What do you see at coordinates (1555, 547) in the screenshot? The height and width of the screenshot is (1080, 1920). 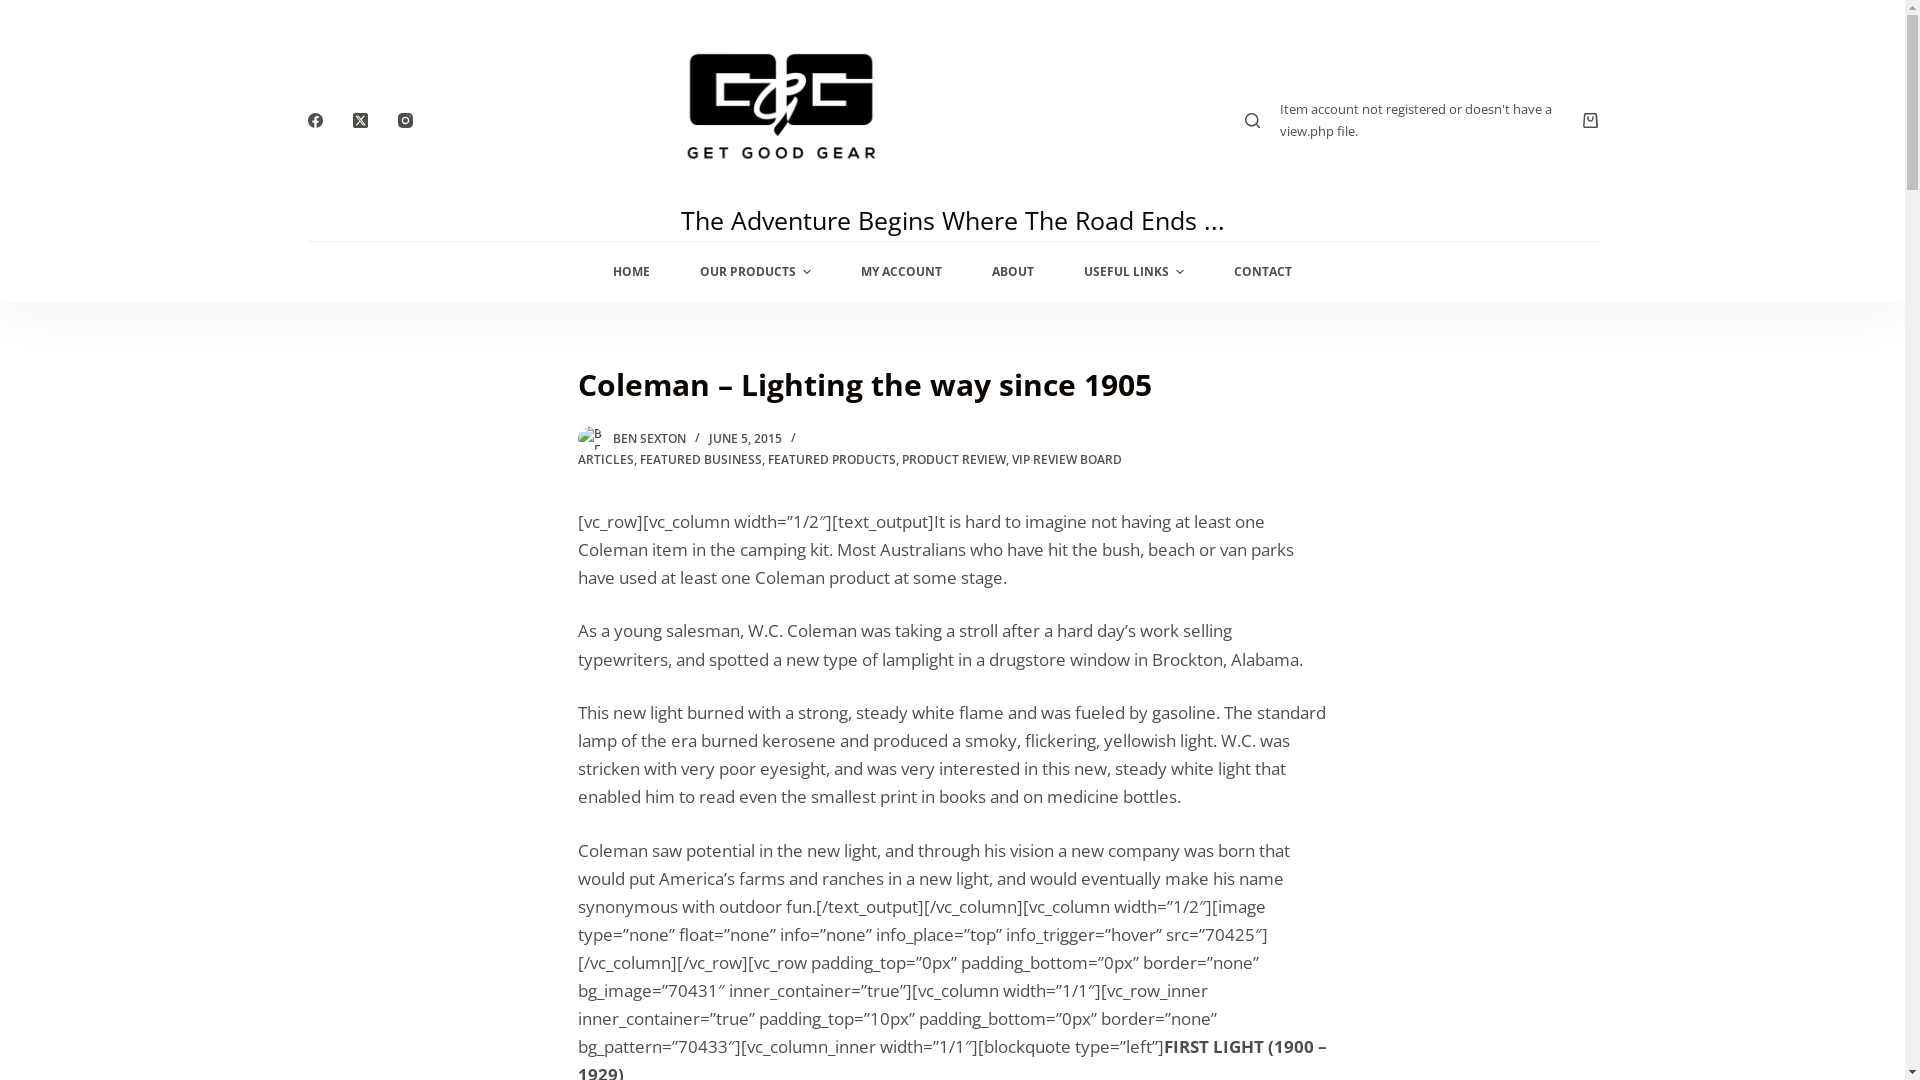 I see `'MY ACCOUNT'` at bounding box center [1555, 547].